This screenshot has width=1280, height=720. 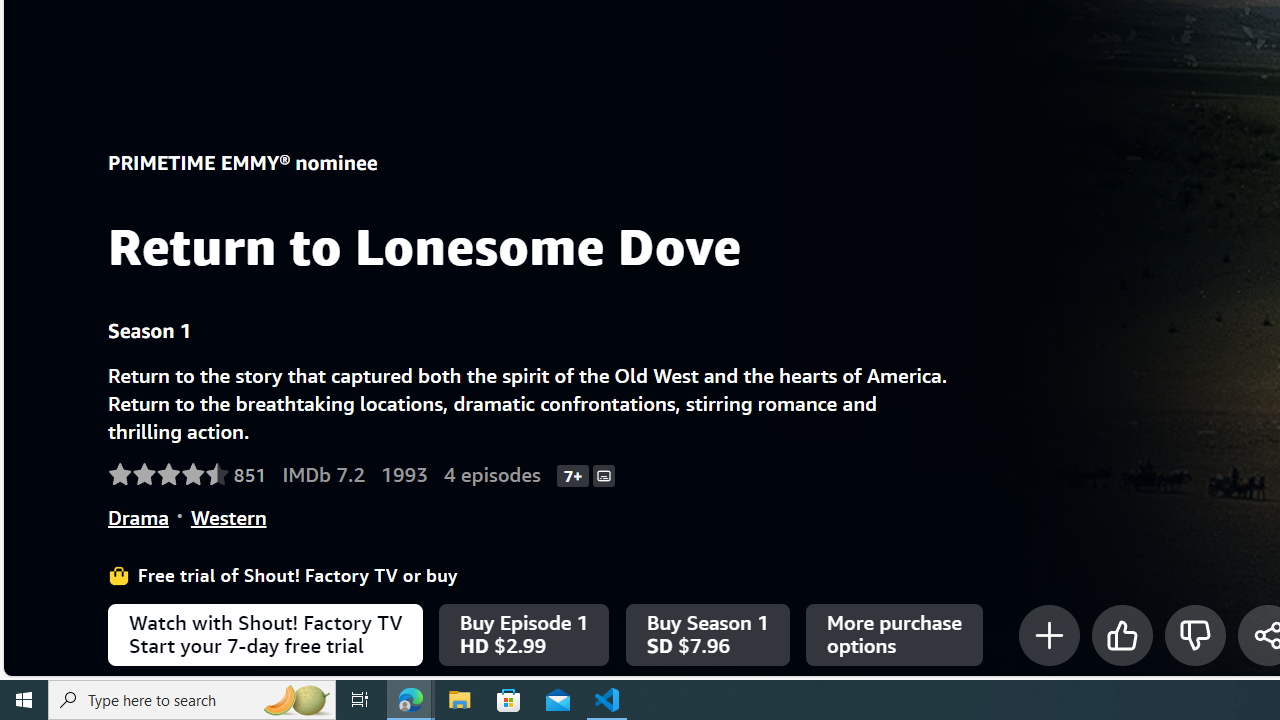 What do you see at coordinates (1047, 635) in the screenshot?
I see `'Add to Watchlist'` at bounding box center [1047, 635].